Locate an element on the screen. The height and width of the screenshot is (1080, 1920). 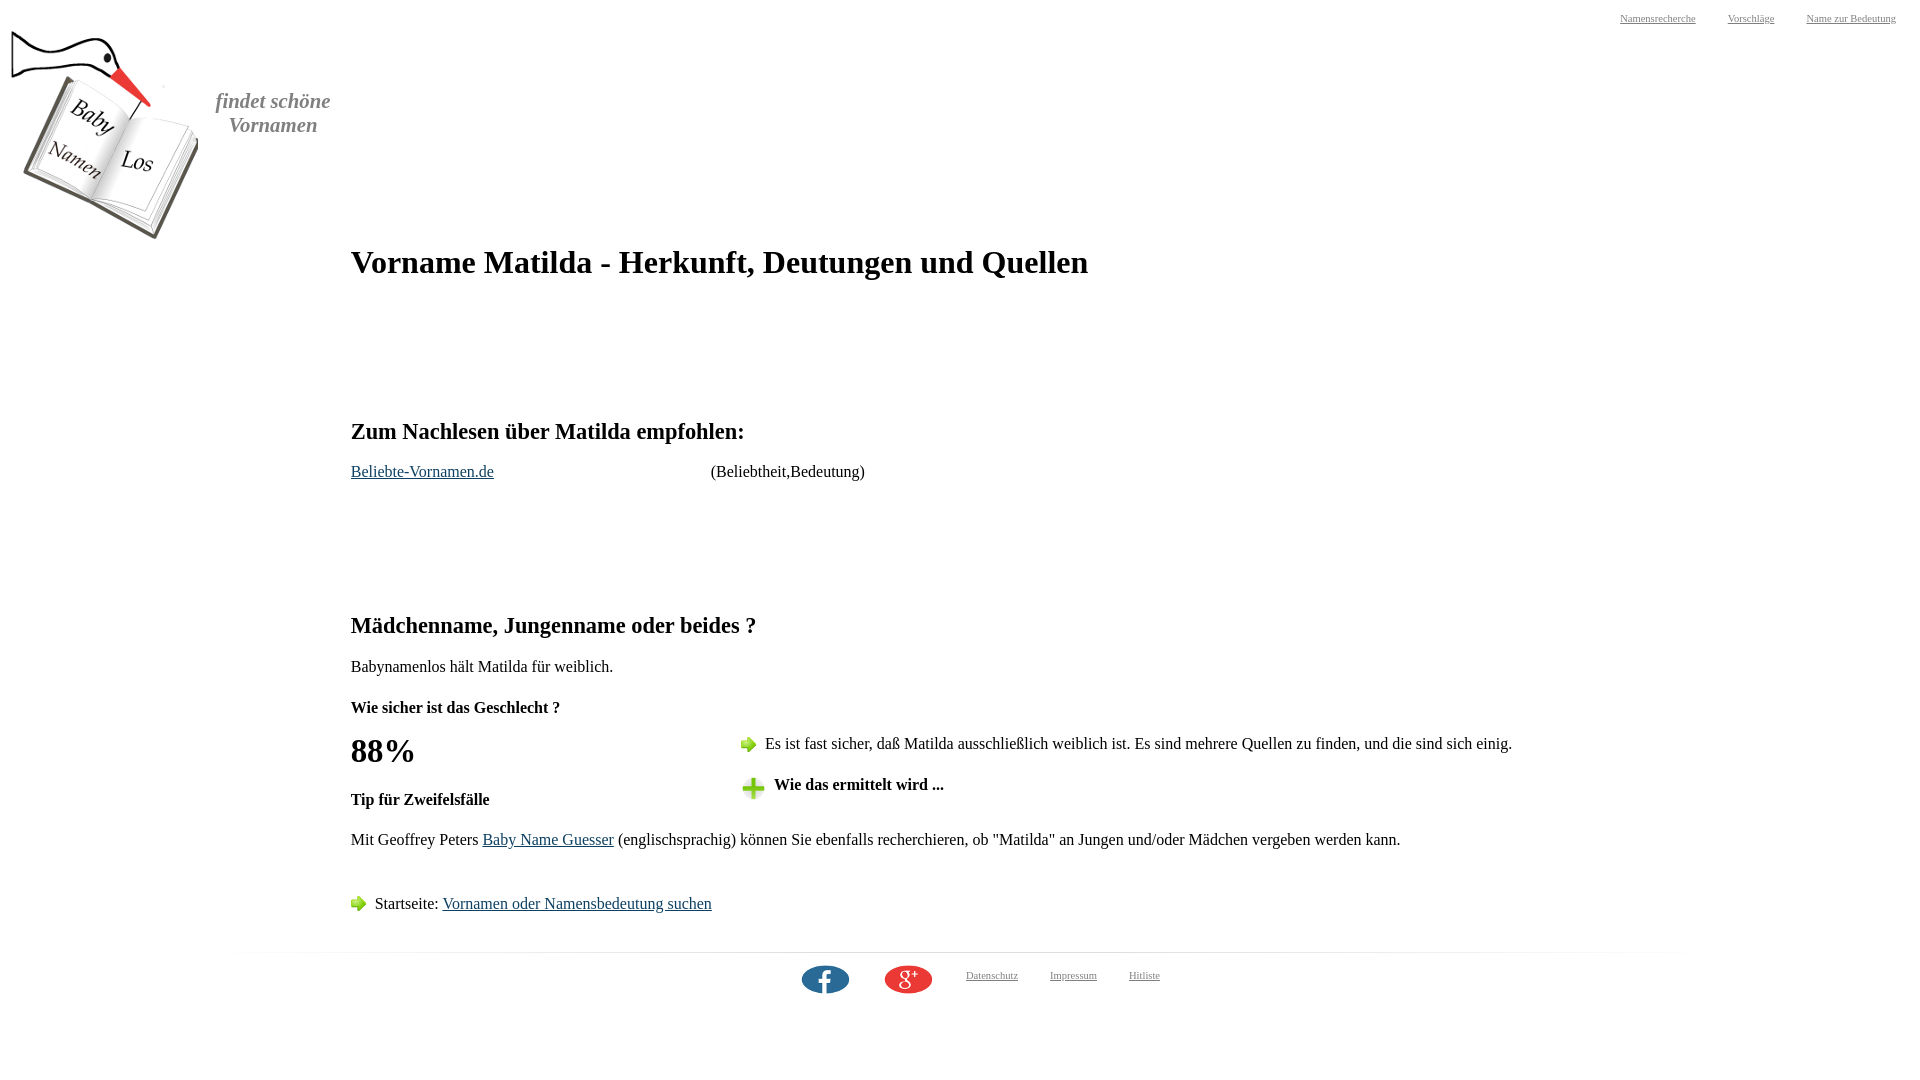
'Baby Name Guesser' is located at coordinates (547, 839).